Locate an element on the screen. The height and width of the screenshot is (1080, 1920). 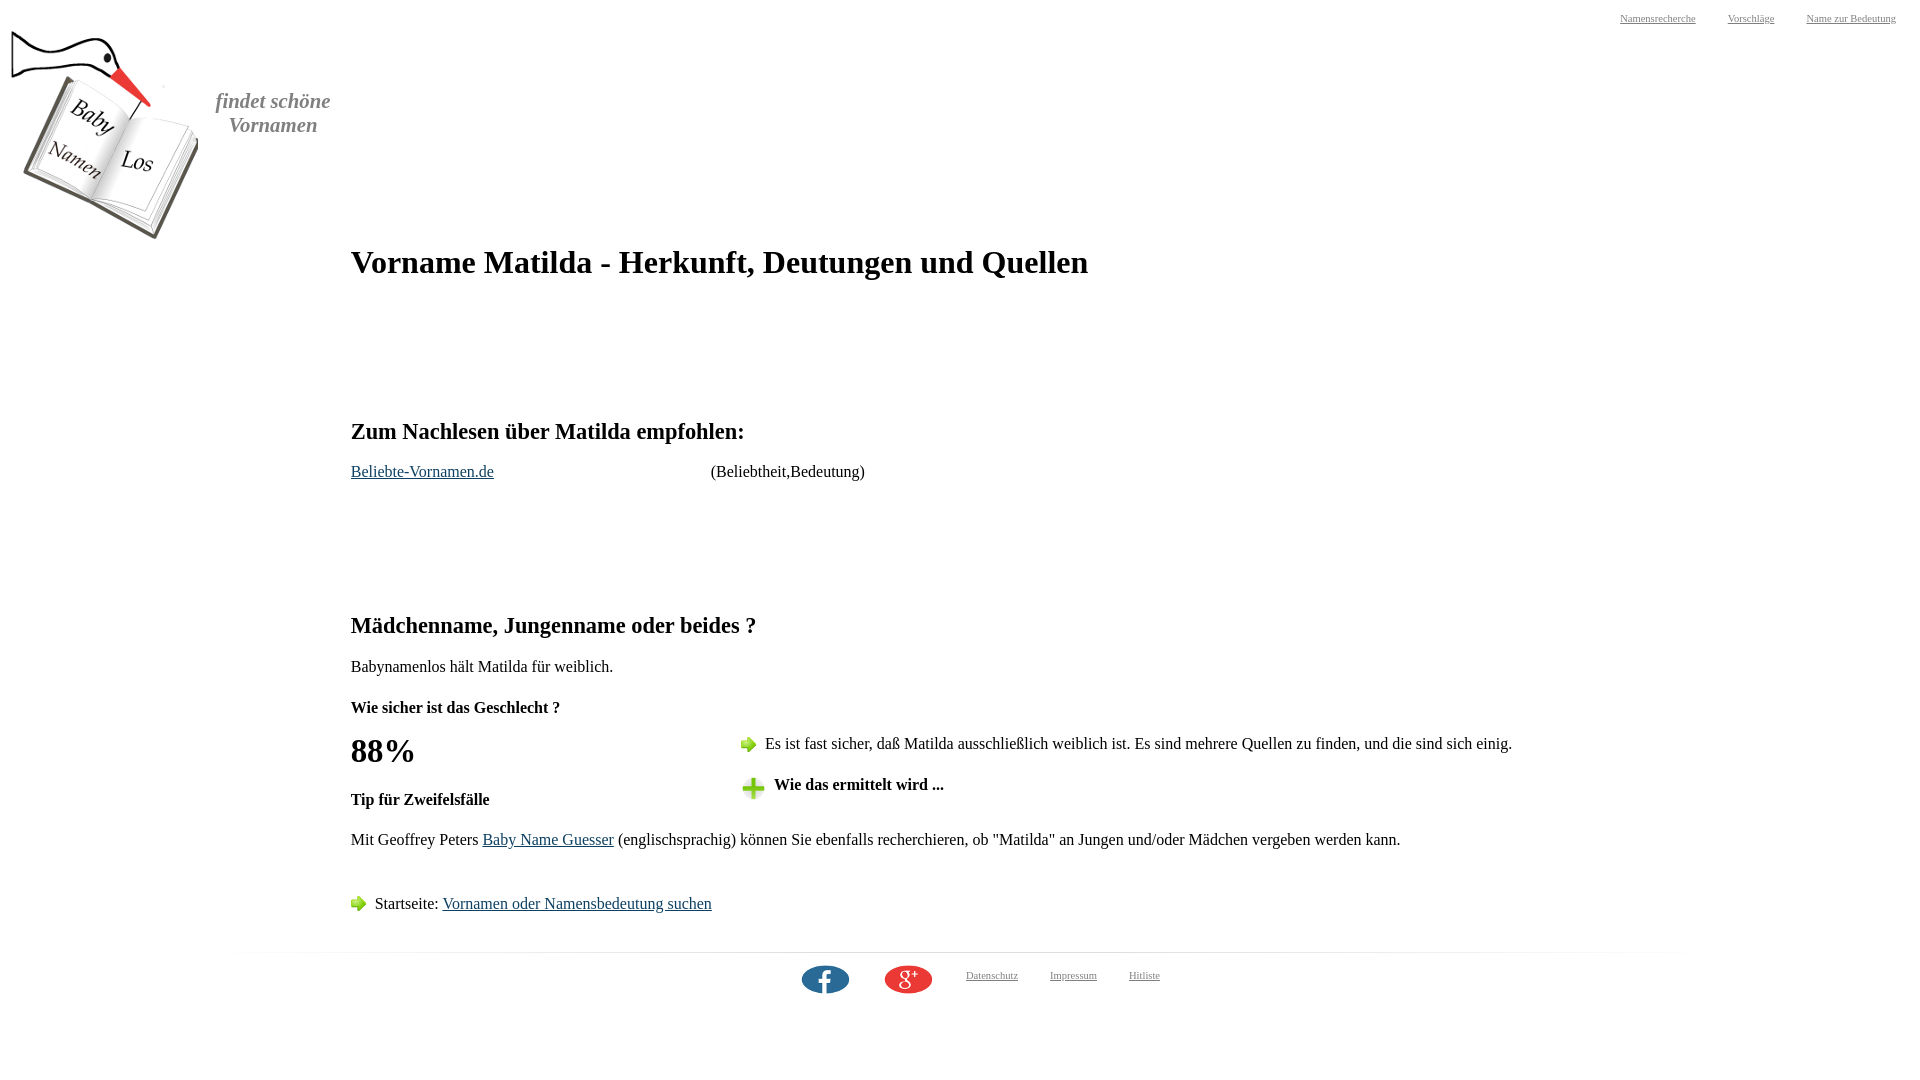
'Baby Name Guesser' is located at coordinates (547, 839).